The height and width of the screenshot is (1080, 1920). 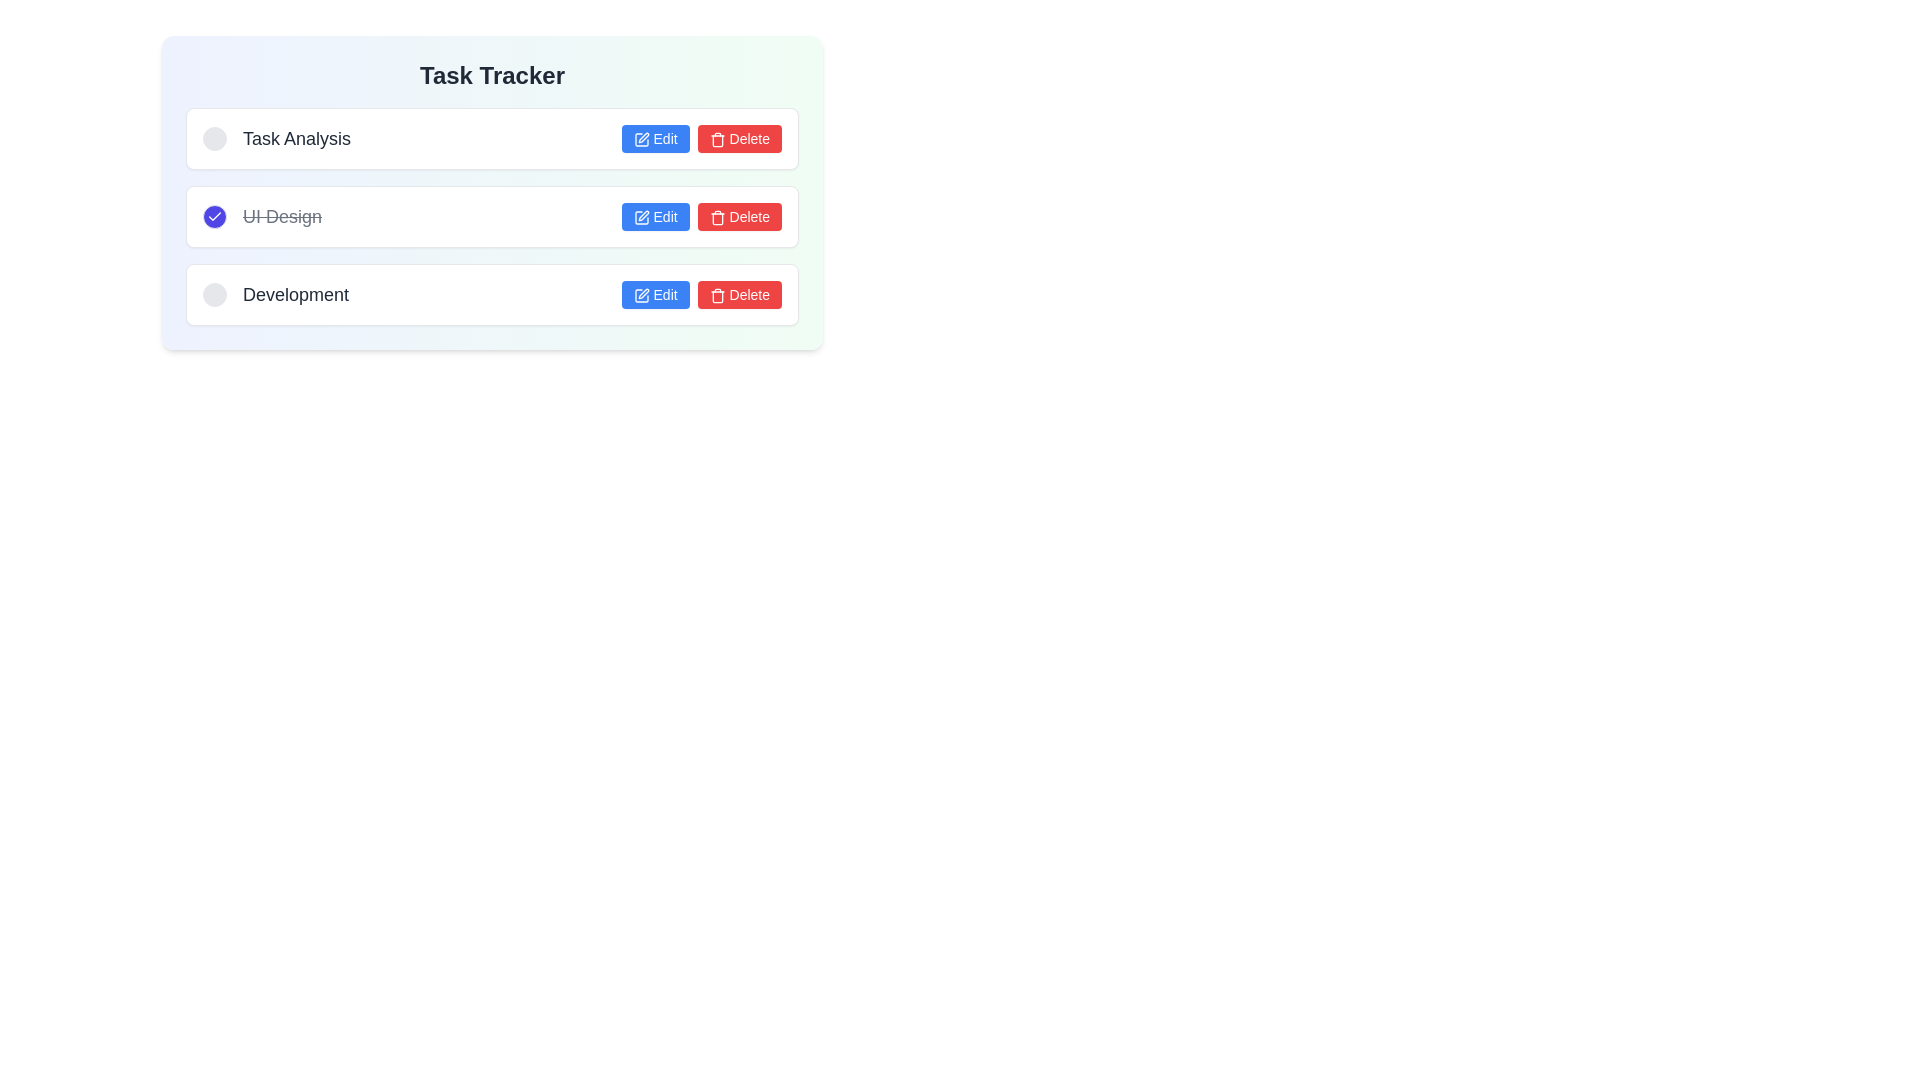 I want to click on the 'Edit' button and the 'Delete' button in the button group located in the second row of the task list in the 'Task Tracker' interface, which contains blue and red buttons respectively, so click(x=701, y=216).